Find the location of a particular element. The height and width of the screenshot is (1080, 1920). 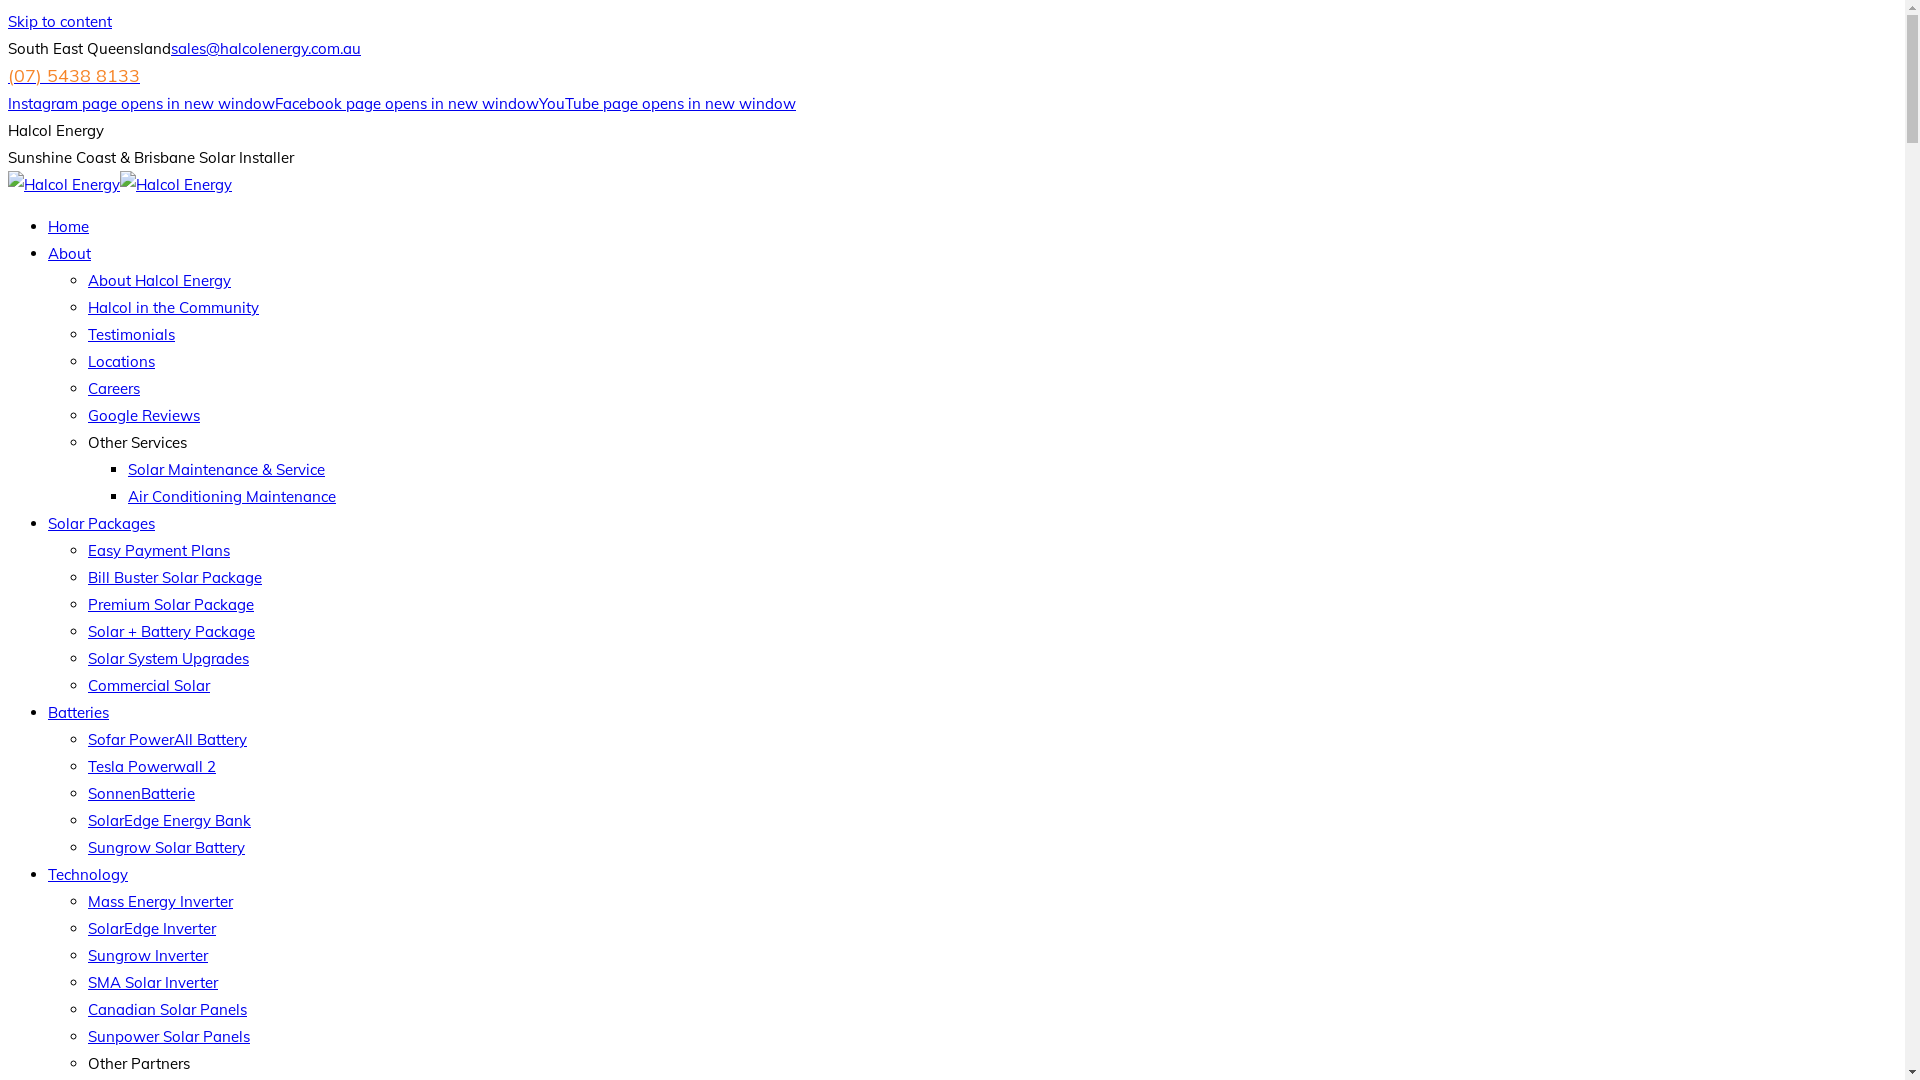

'Batteries' is located at coordinates (78, 711).